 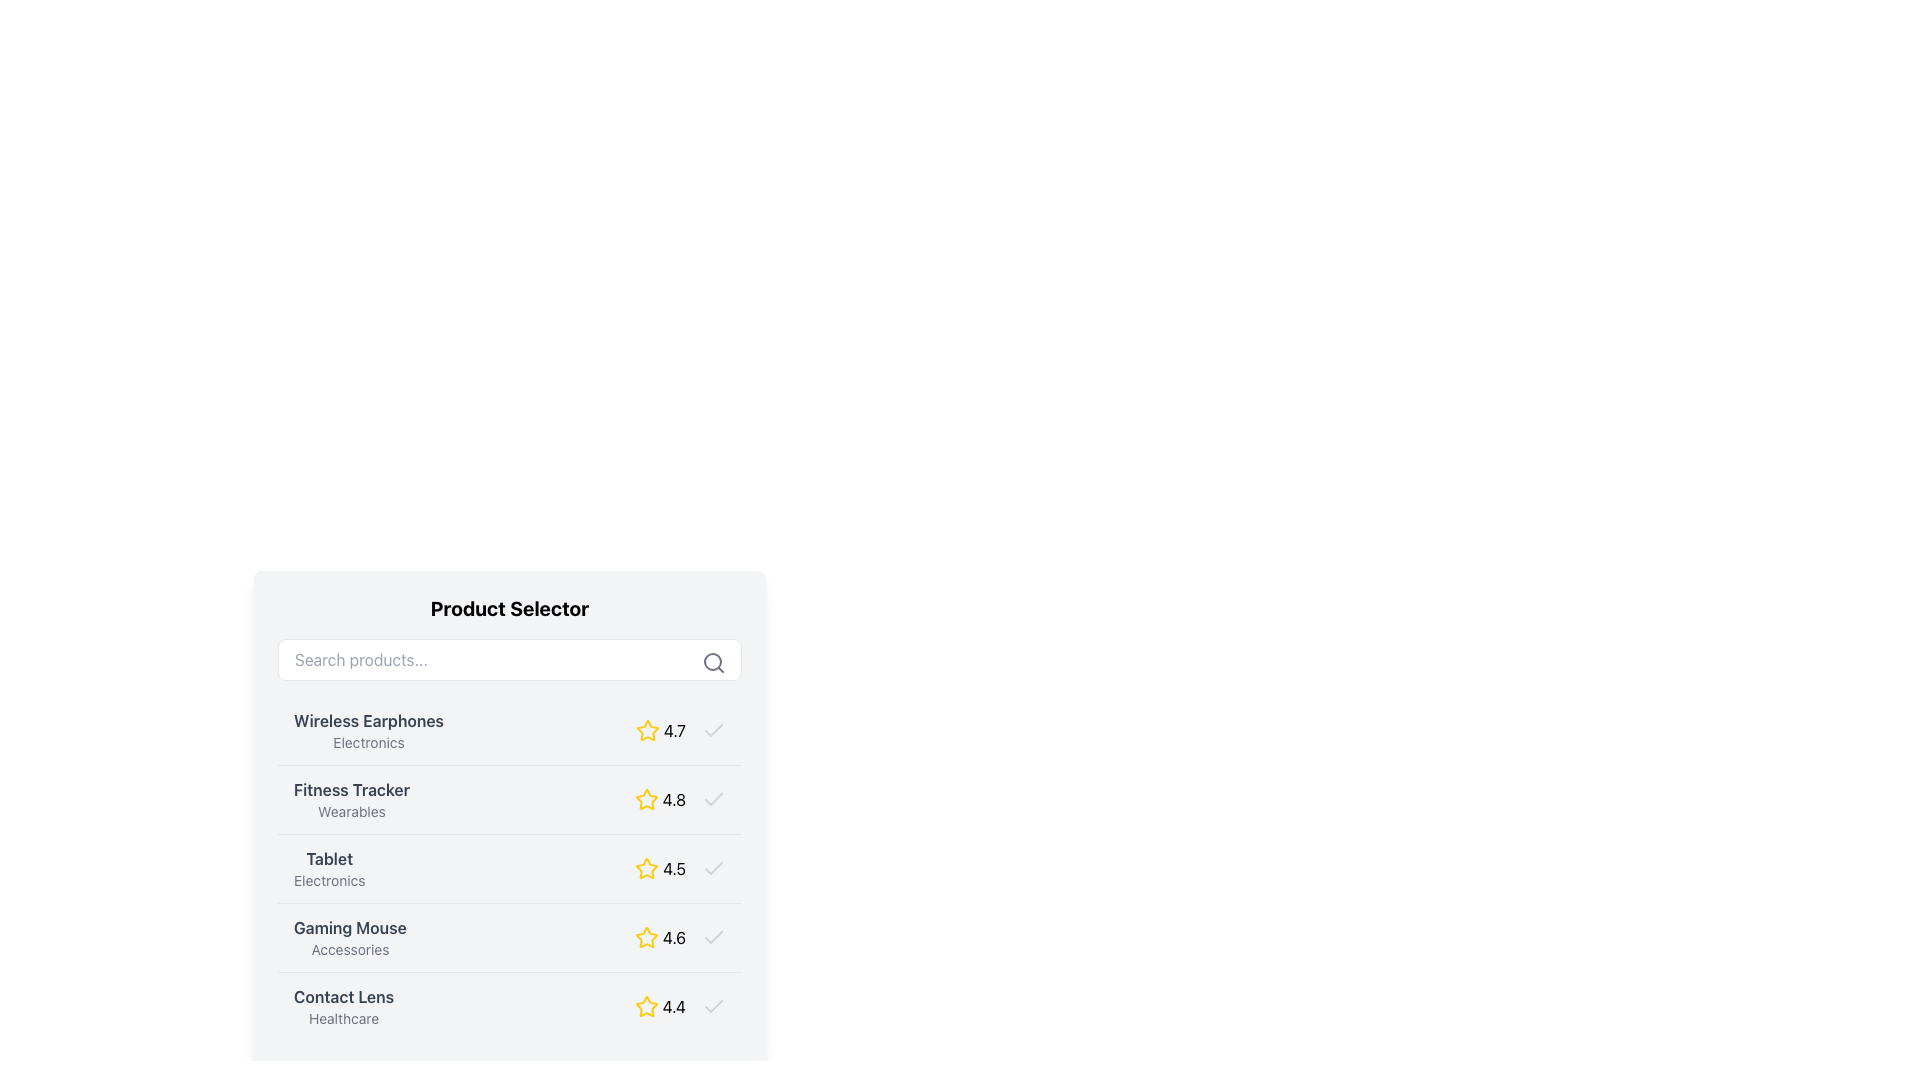 I want to click on the Static Text Label indicating 'Tablet', which is the third item in the product selector section of the vertical list, so click(x=329, y=858).